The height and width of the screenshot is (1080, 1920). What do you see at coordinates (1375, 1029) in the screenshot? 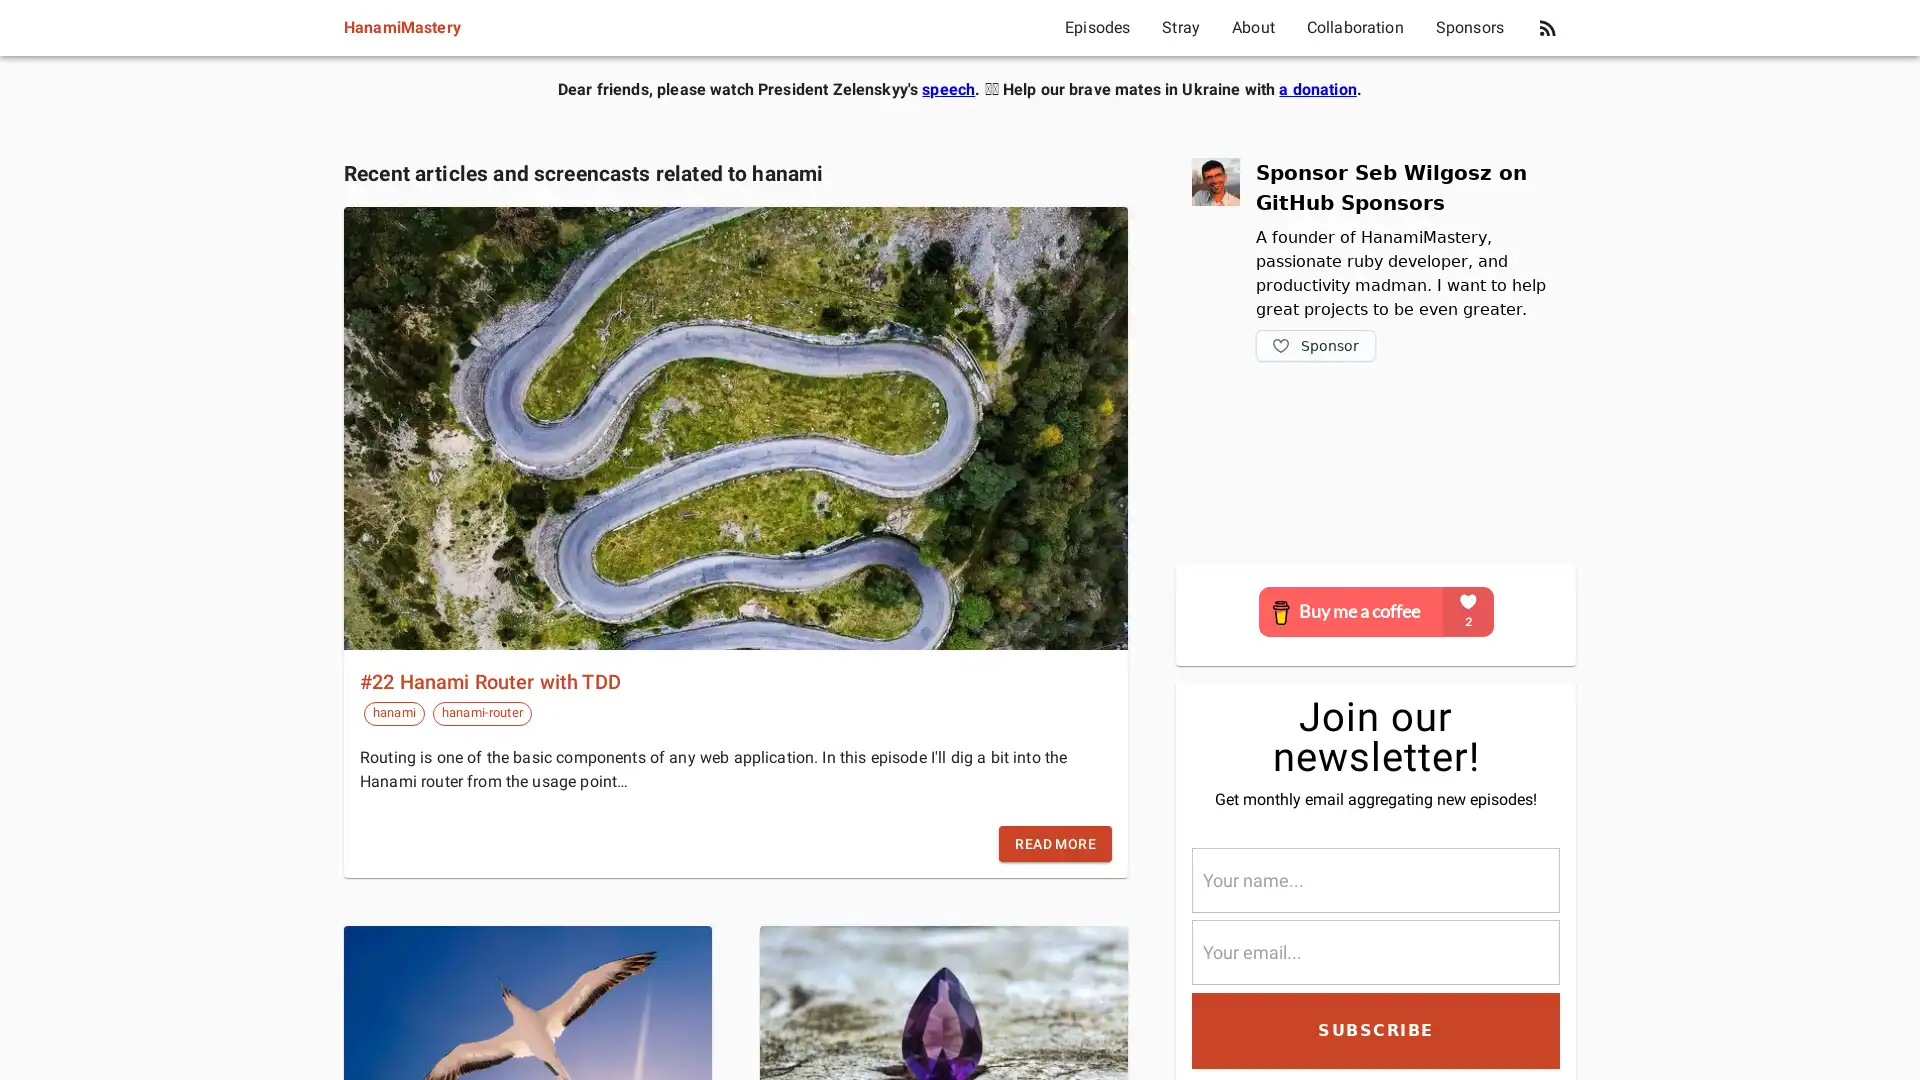
I see `SUBSCRIBE` at bounding box center [1375, 1029].